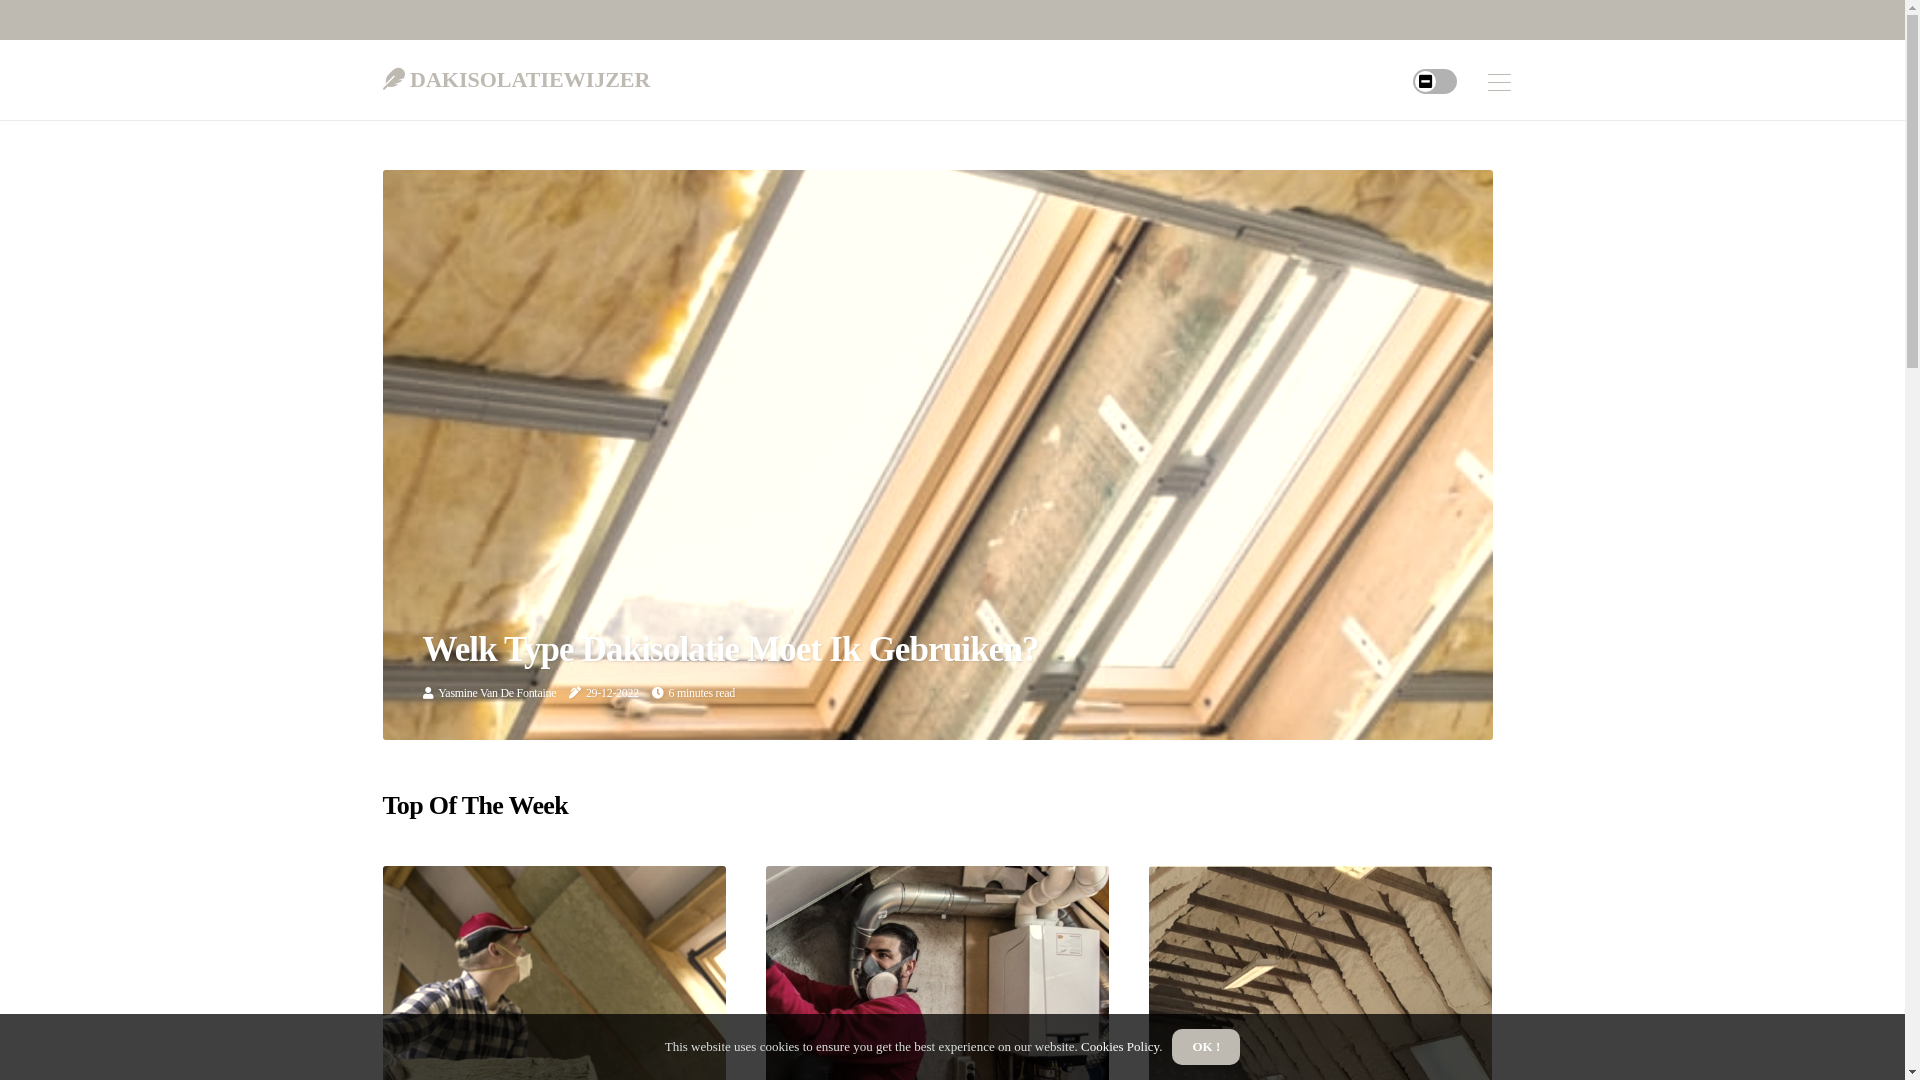  Describe the element at coordinates (382, 73) in the screenshot. I see `'dakisolatiewijzer'` at that location.